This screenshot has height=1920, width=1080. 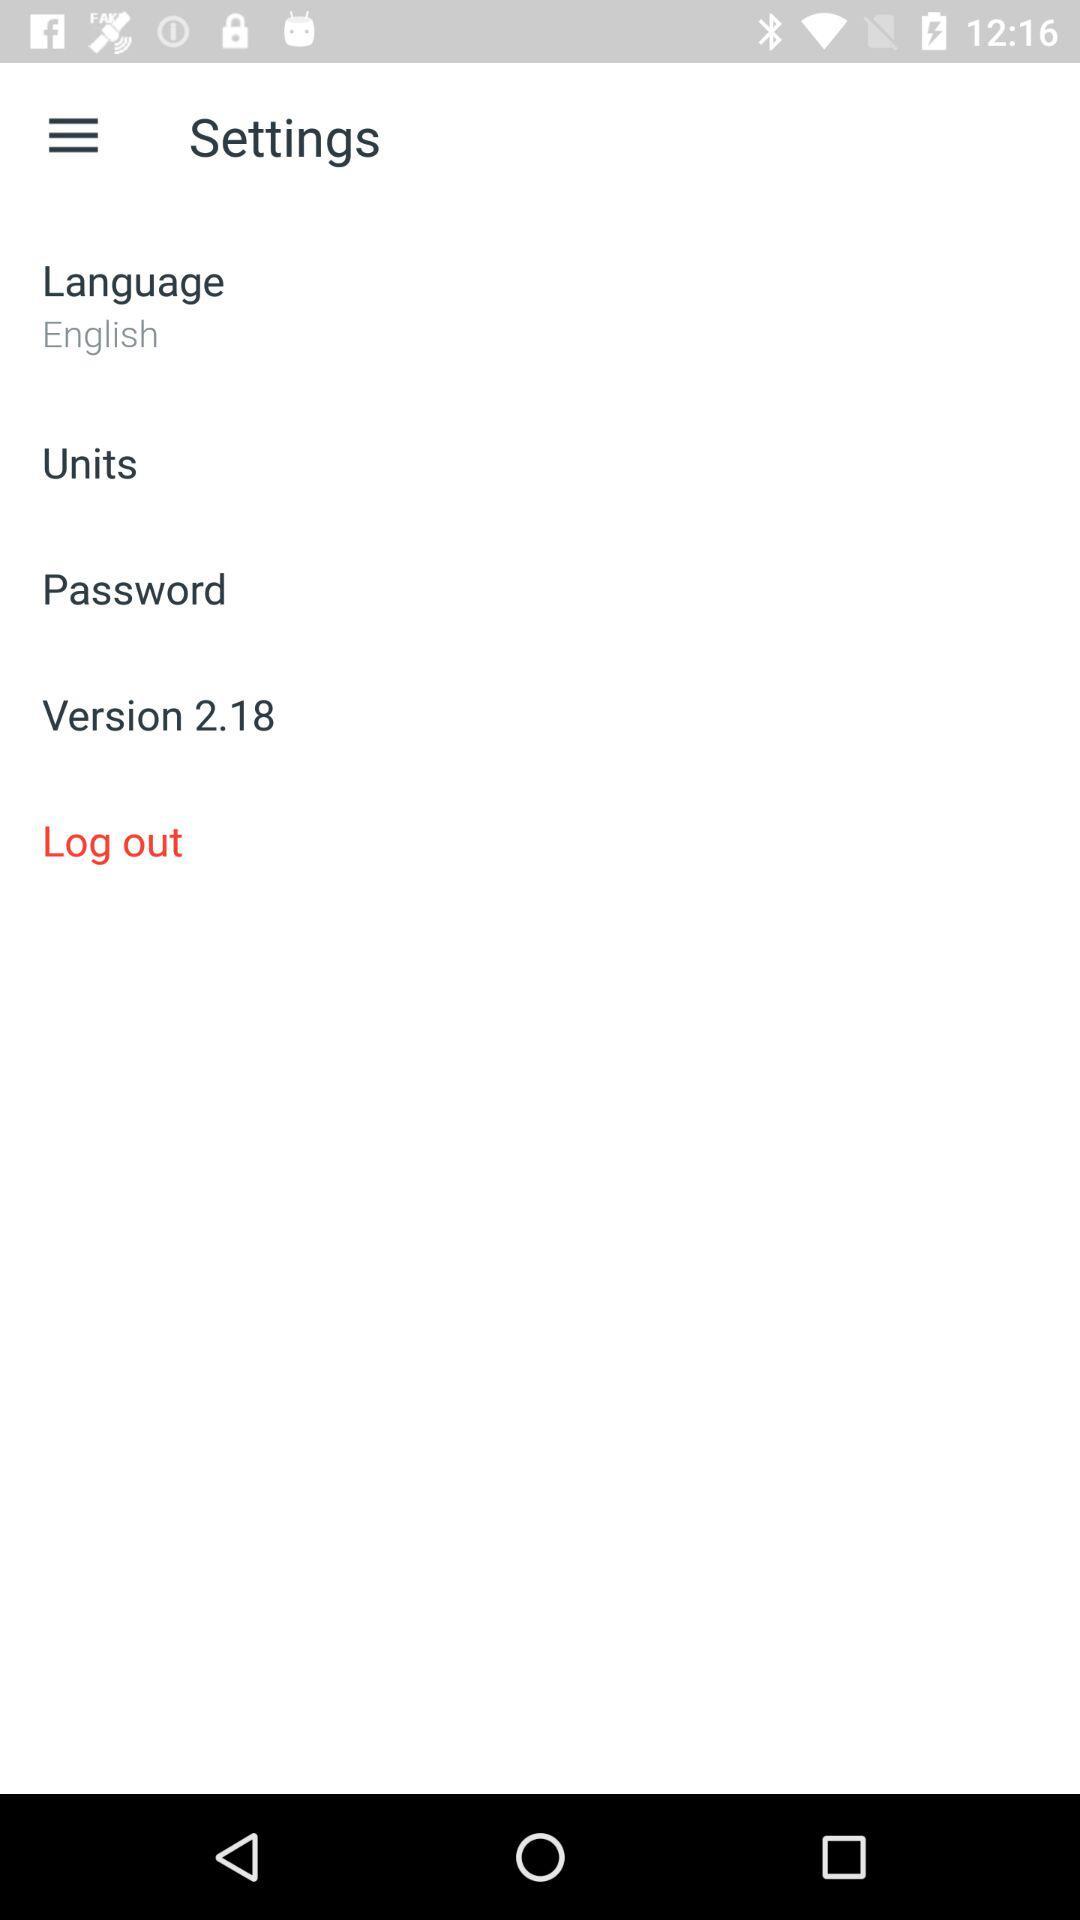 What do you see at coordinates (540, 840) in the screenshot?
I see `log out icon` at bounding box center [540, 840].